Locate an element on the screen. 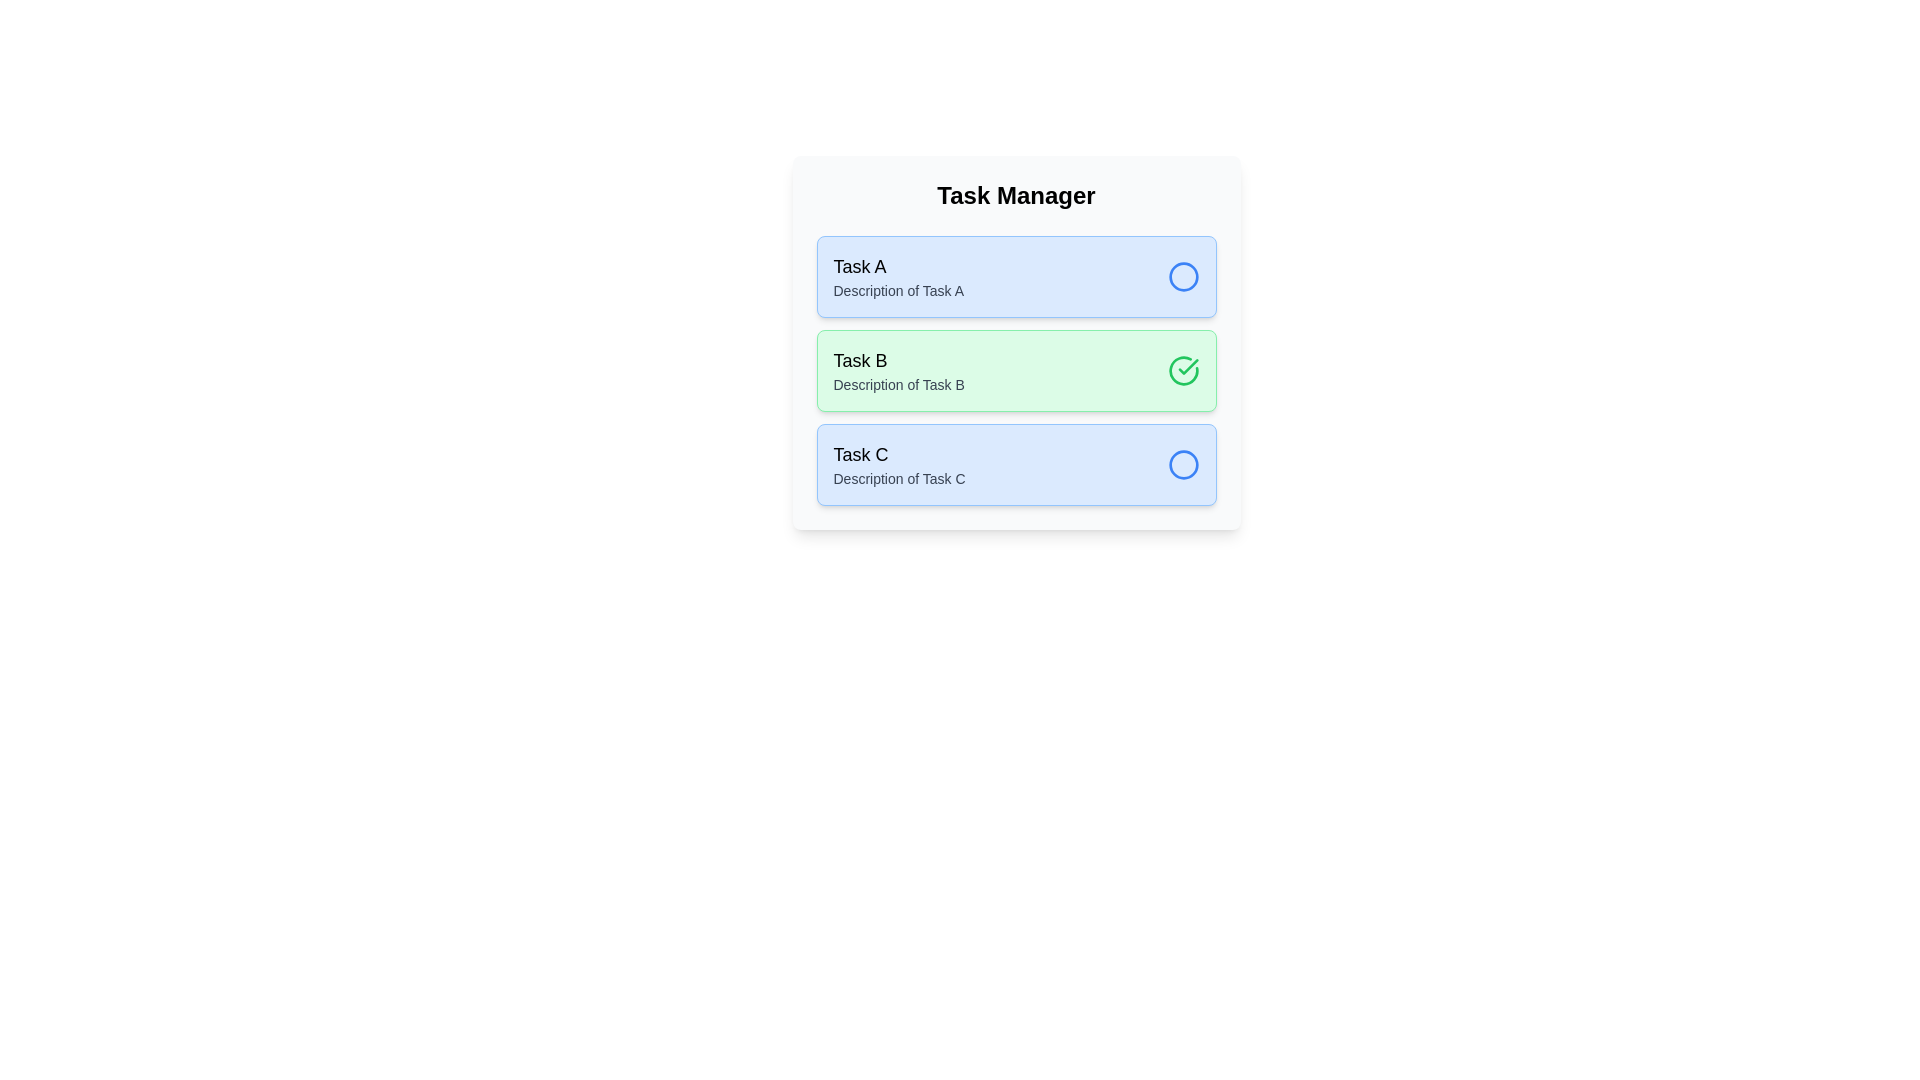 The width and height of the screenshot is (1920, 1080). the green circular icon with a checkmark that is part of Task B, located in the middle of the interface is located at coordinates (1183, 370).